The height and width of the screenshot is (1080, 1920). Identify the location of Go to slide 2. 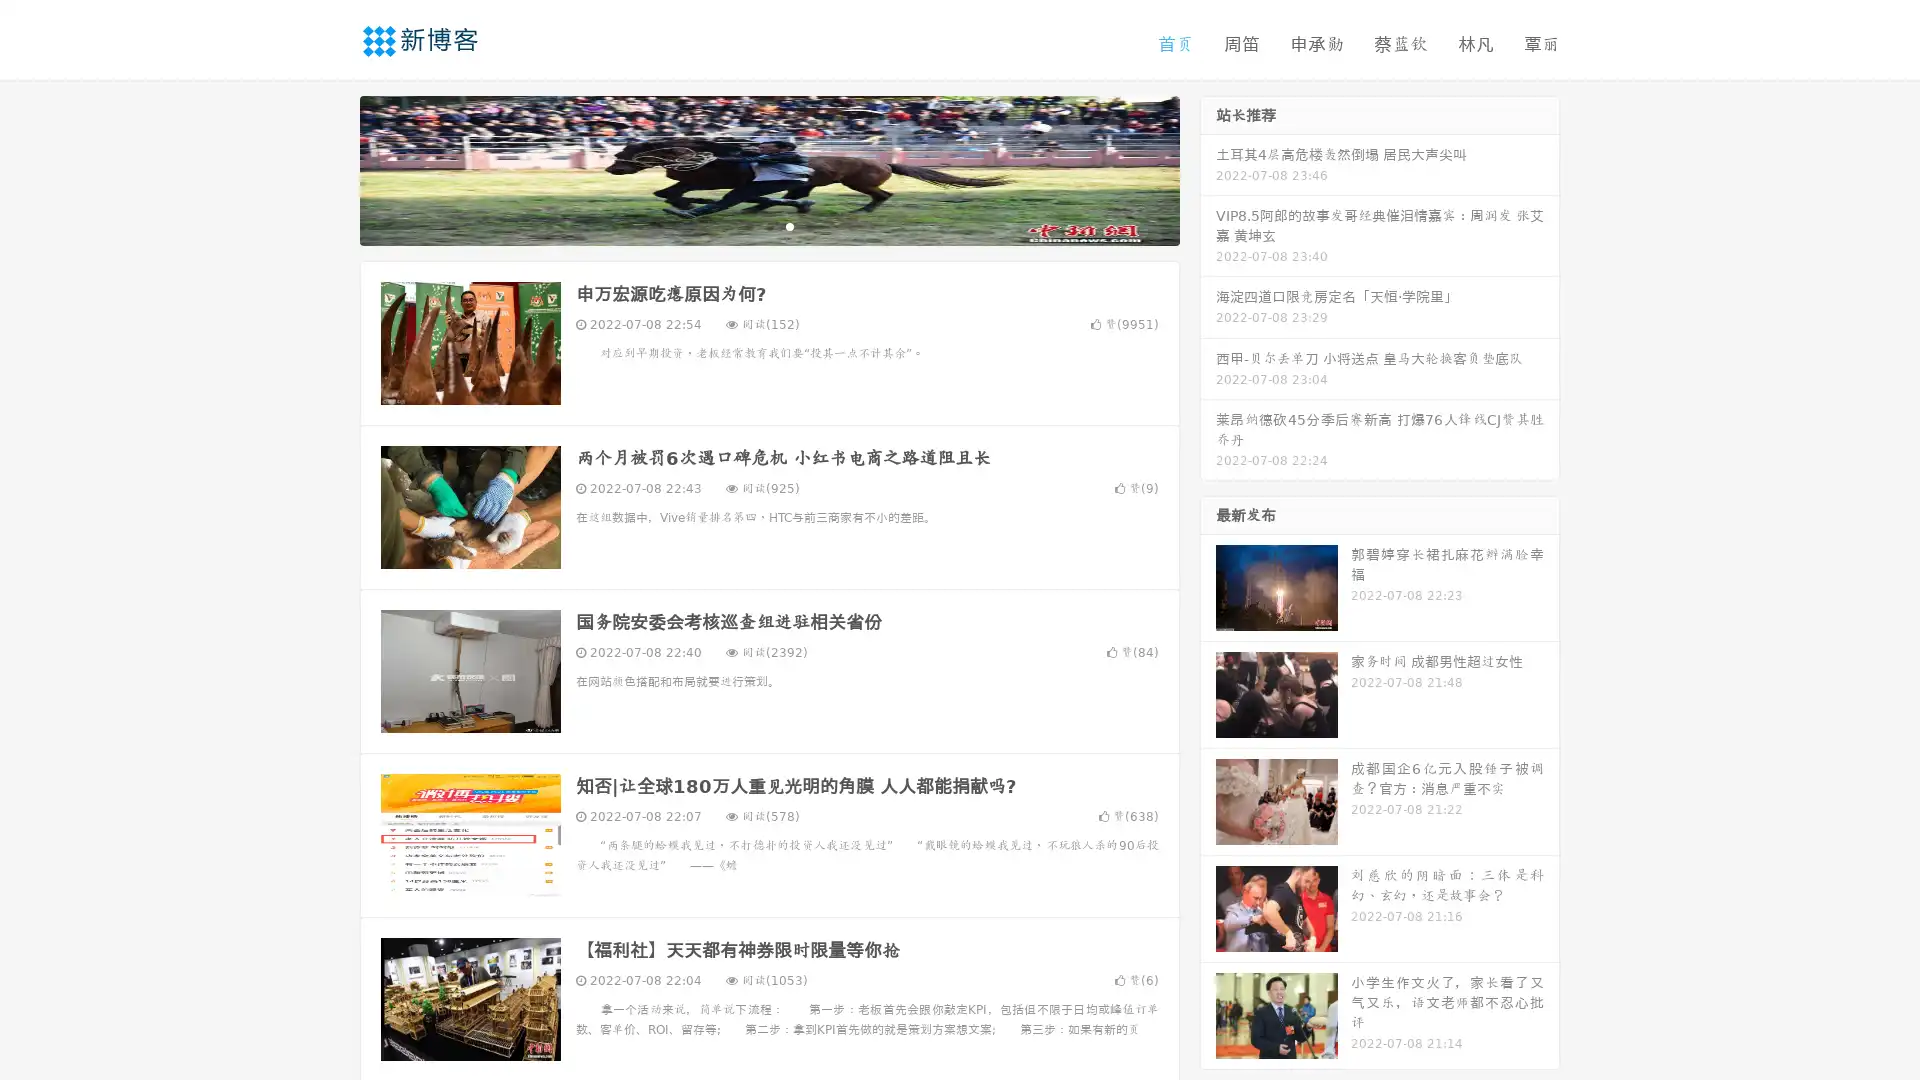
(768, 225).